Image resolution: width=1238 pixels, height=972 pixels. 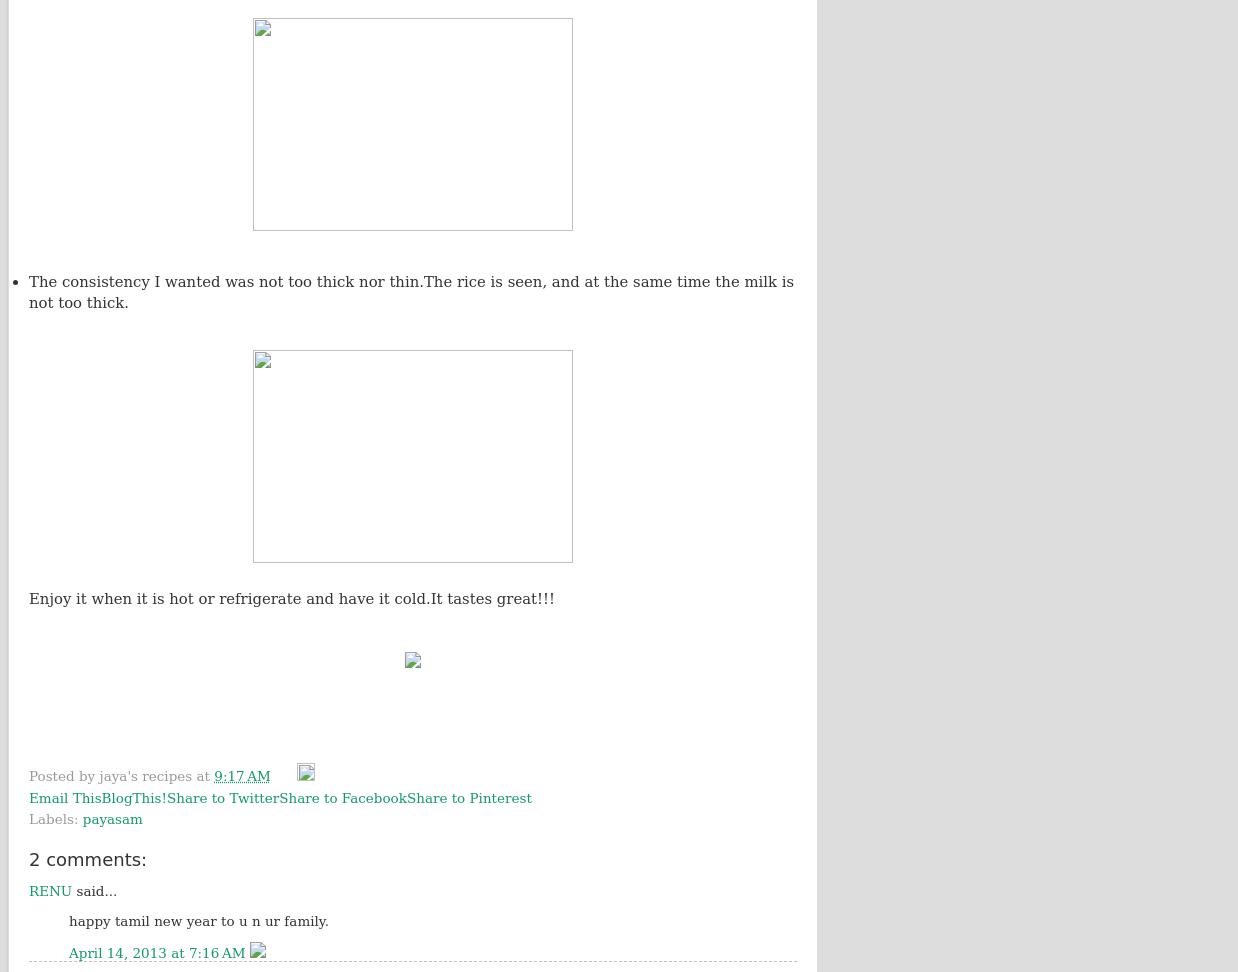 What do you see at coordinates (342, 796) in the screenshot?
I see `'Share to Facebook'` at bounding box center [342, 796].